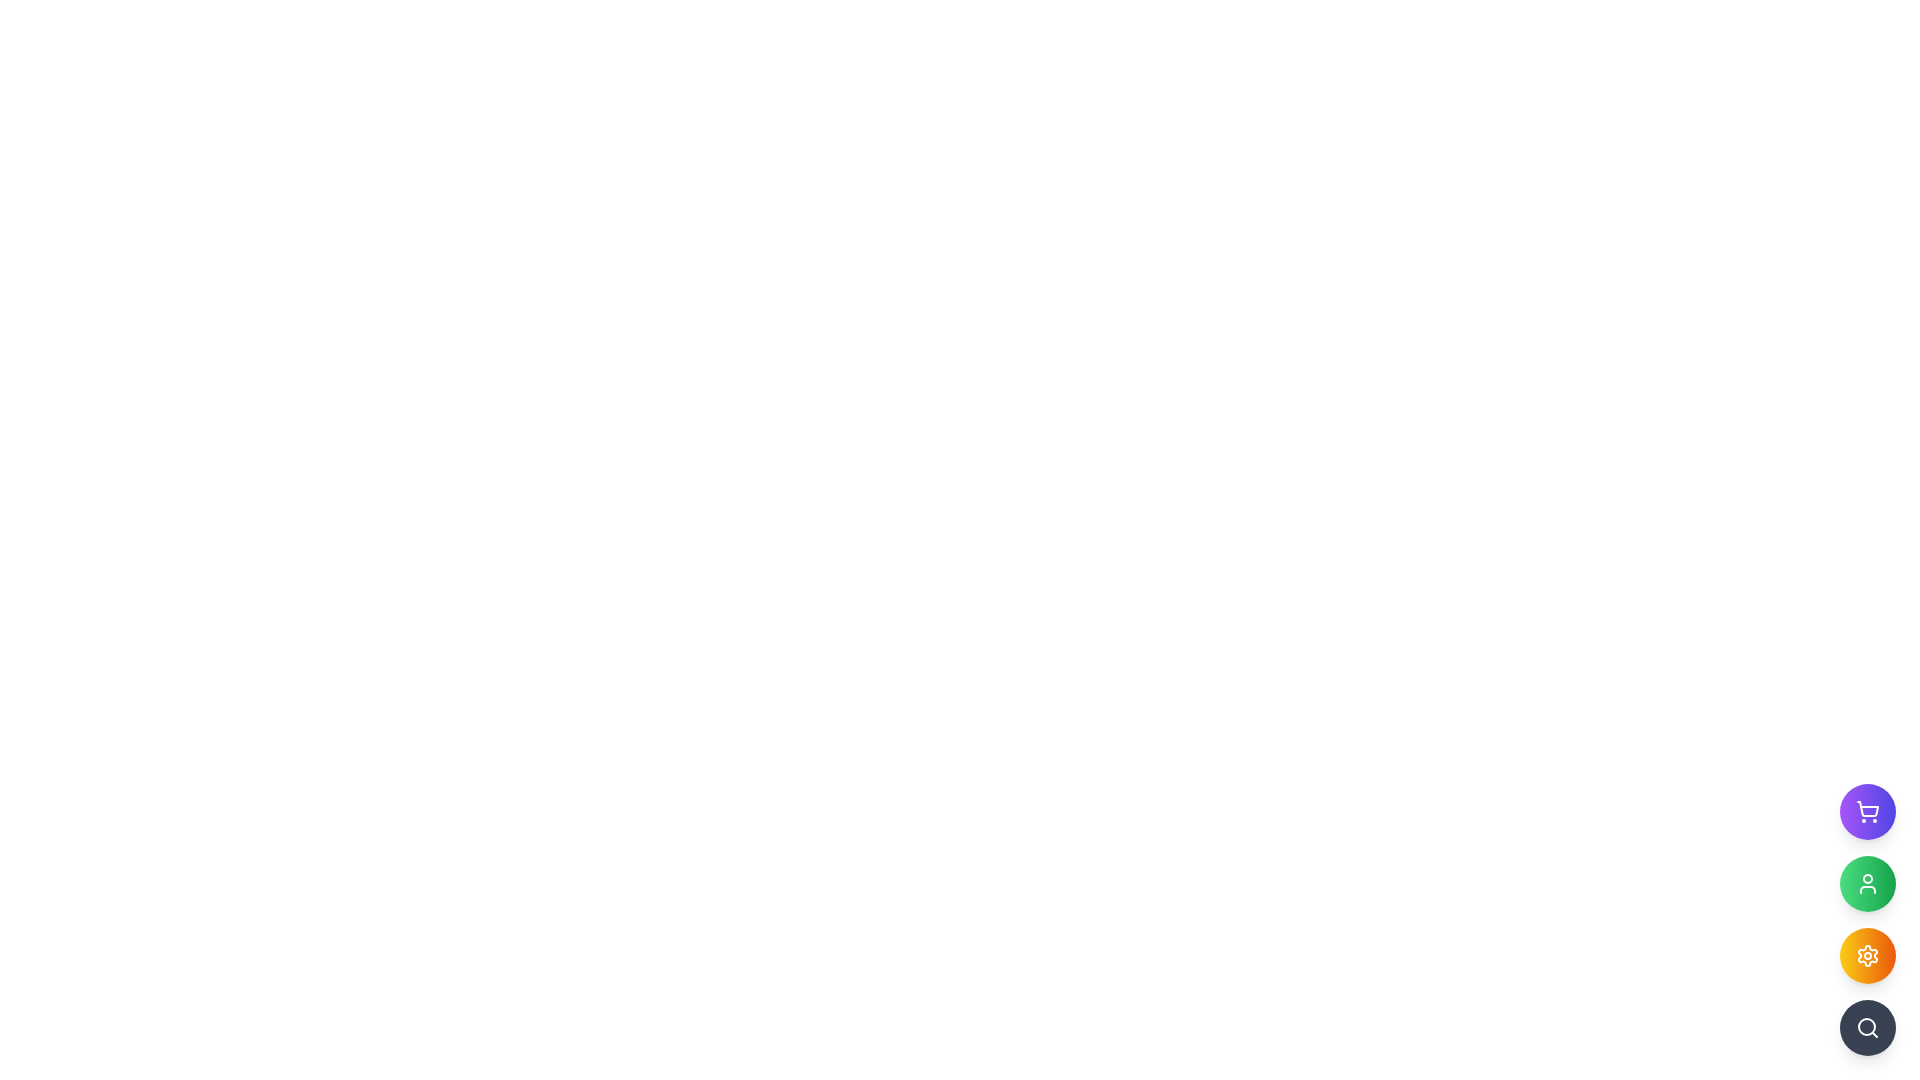 The height and width of the screenshot is (1080, 1920). I want to click on the user icon button, which is the second button from the top, so click(1866, 882).